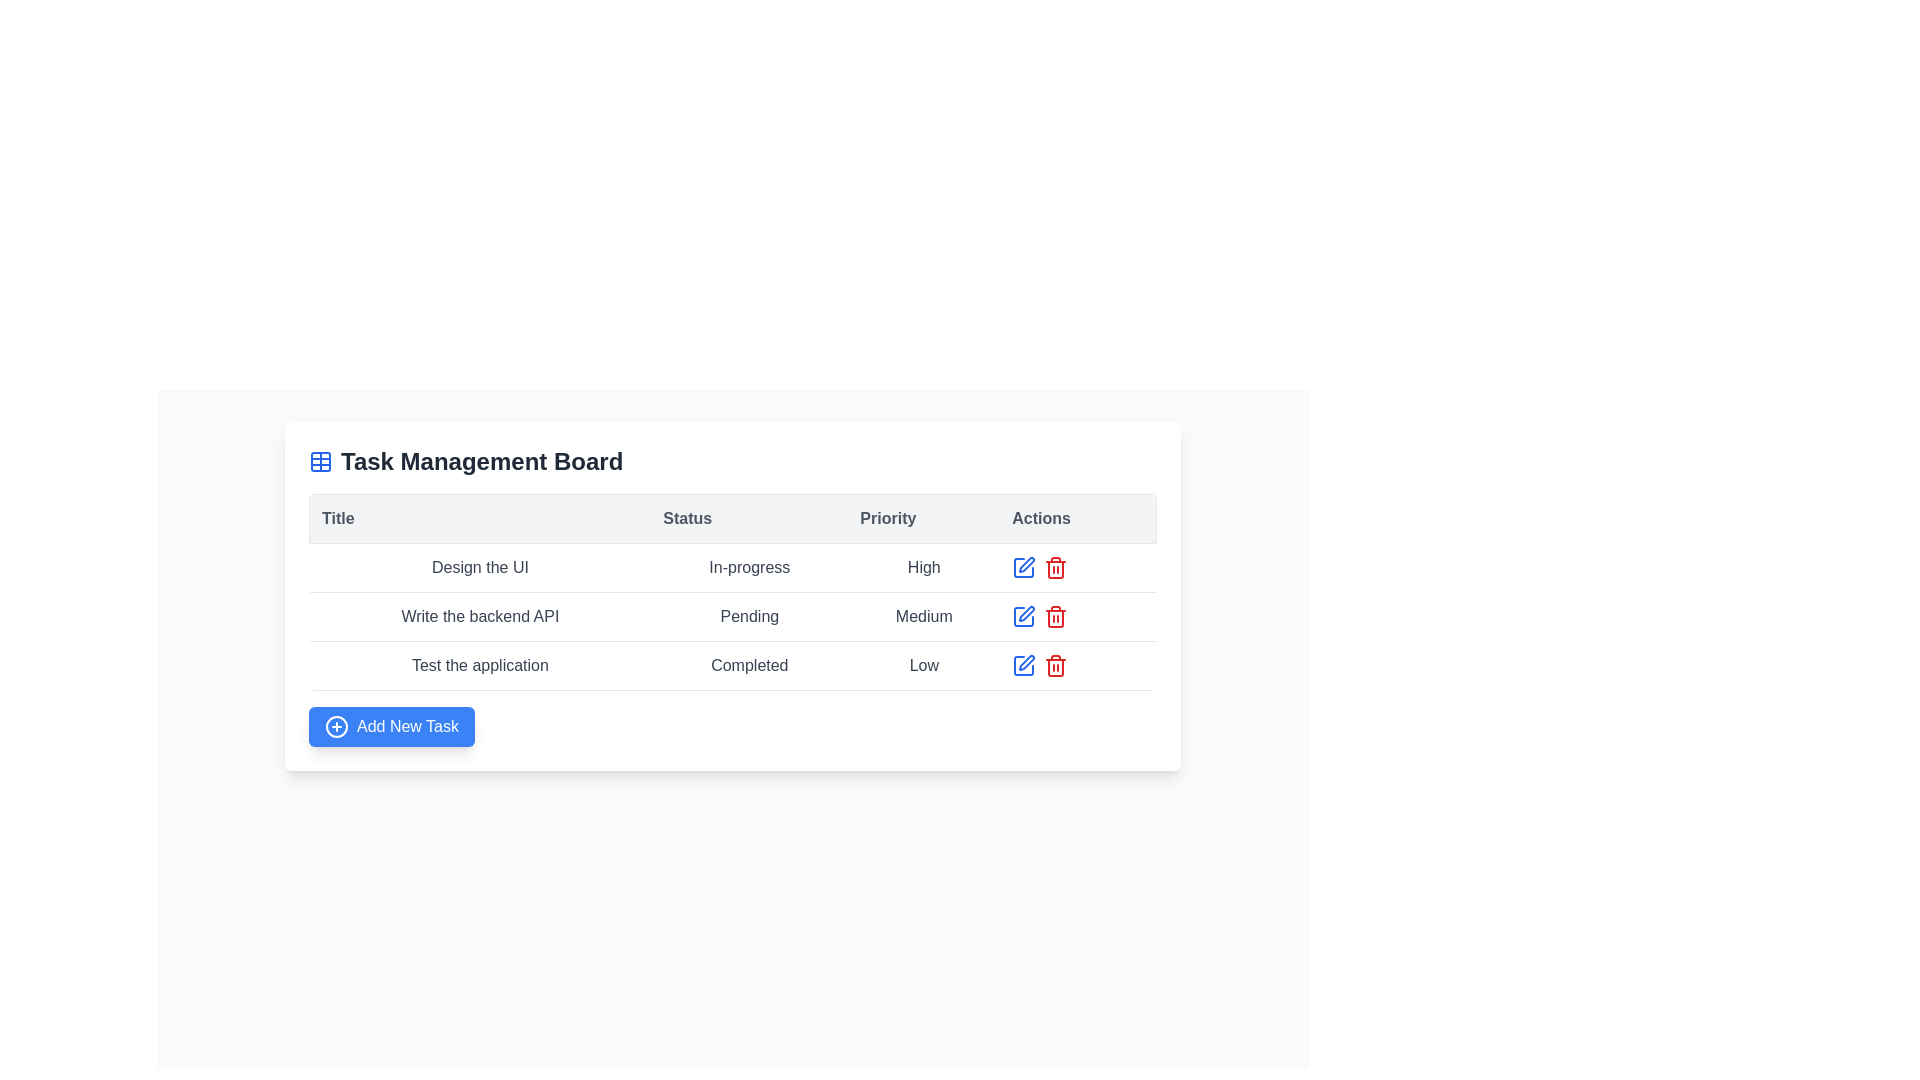  What do you see at coordinates (1027, 663) in the screenshot?
I see `the edit icon located in the 'Actions' column of the row for 'Test the application' to commence editing` at bounding box center [1027, 663].